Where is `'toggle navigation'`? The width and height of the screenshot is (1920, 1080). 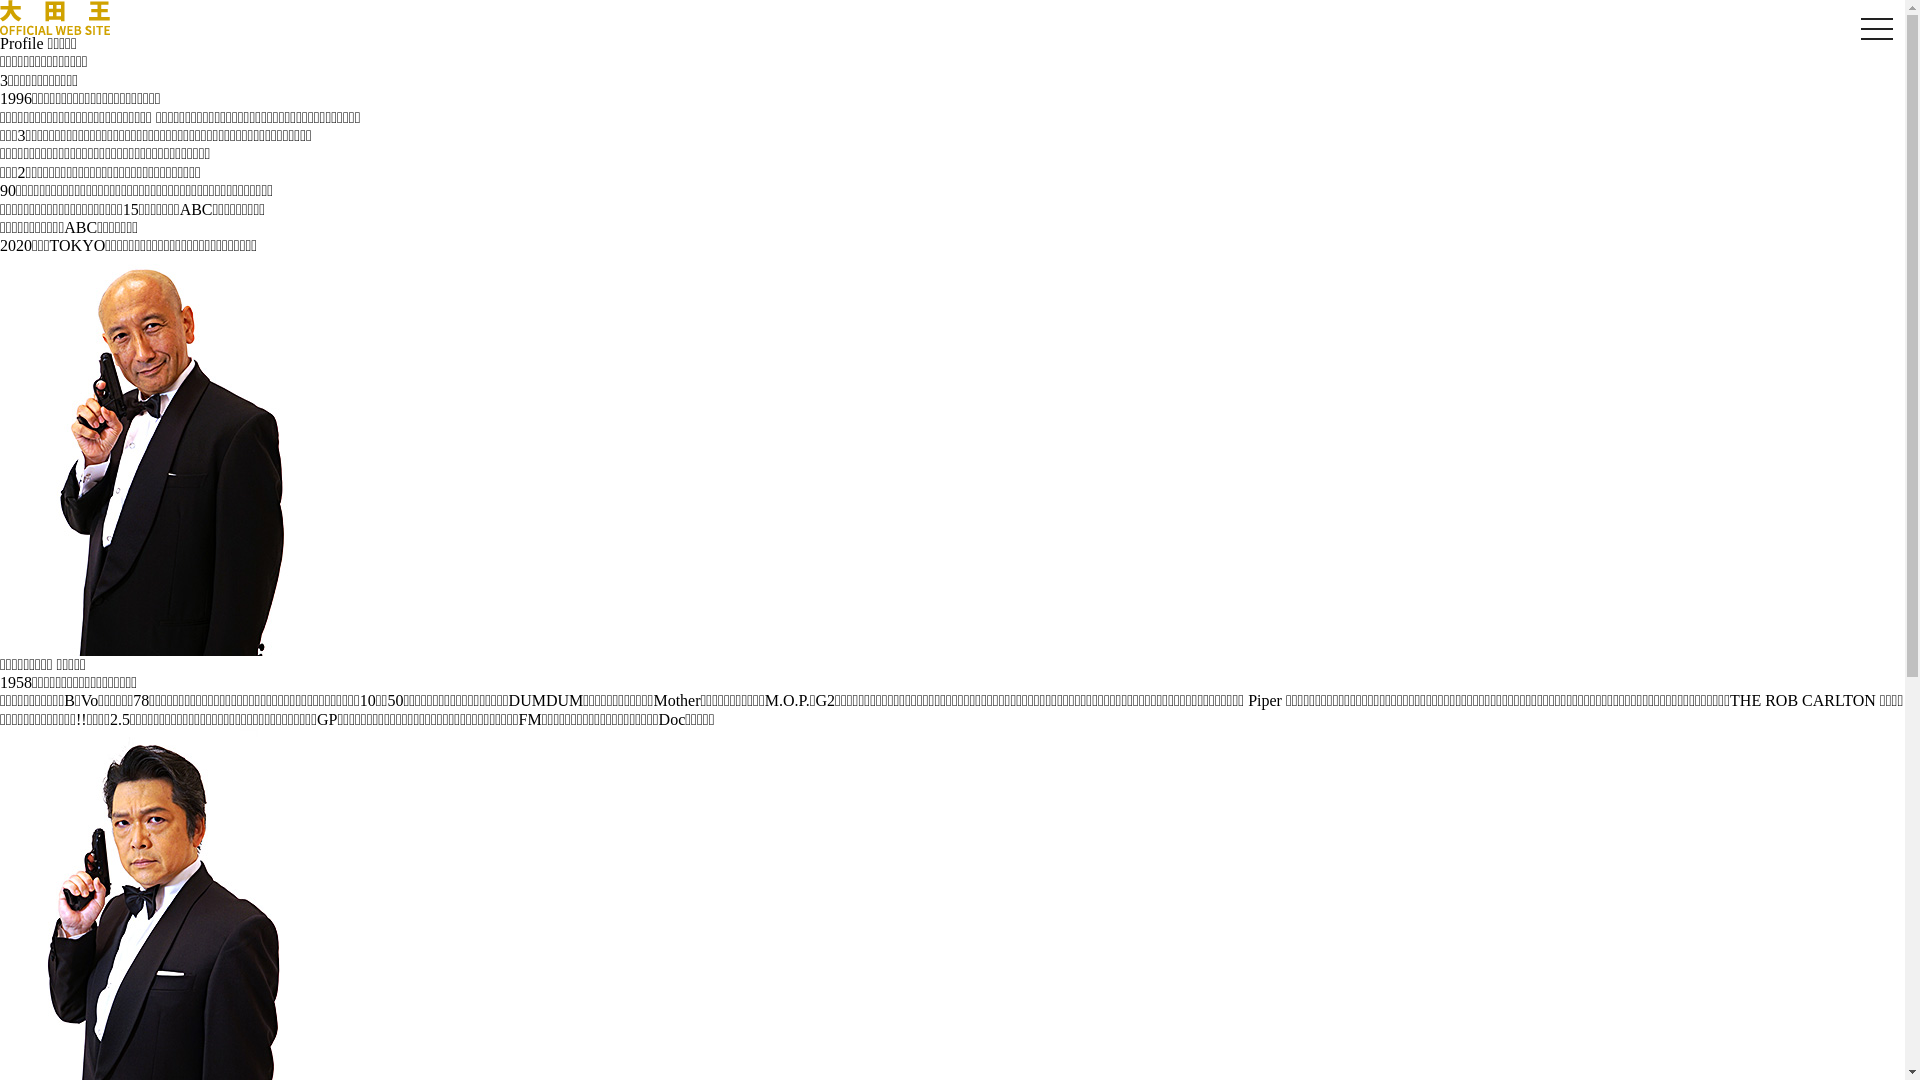
'toggle navigation' is located at coordinates (1875, 30).